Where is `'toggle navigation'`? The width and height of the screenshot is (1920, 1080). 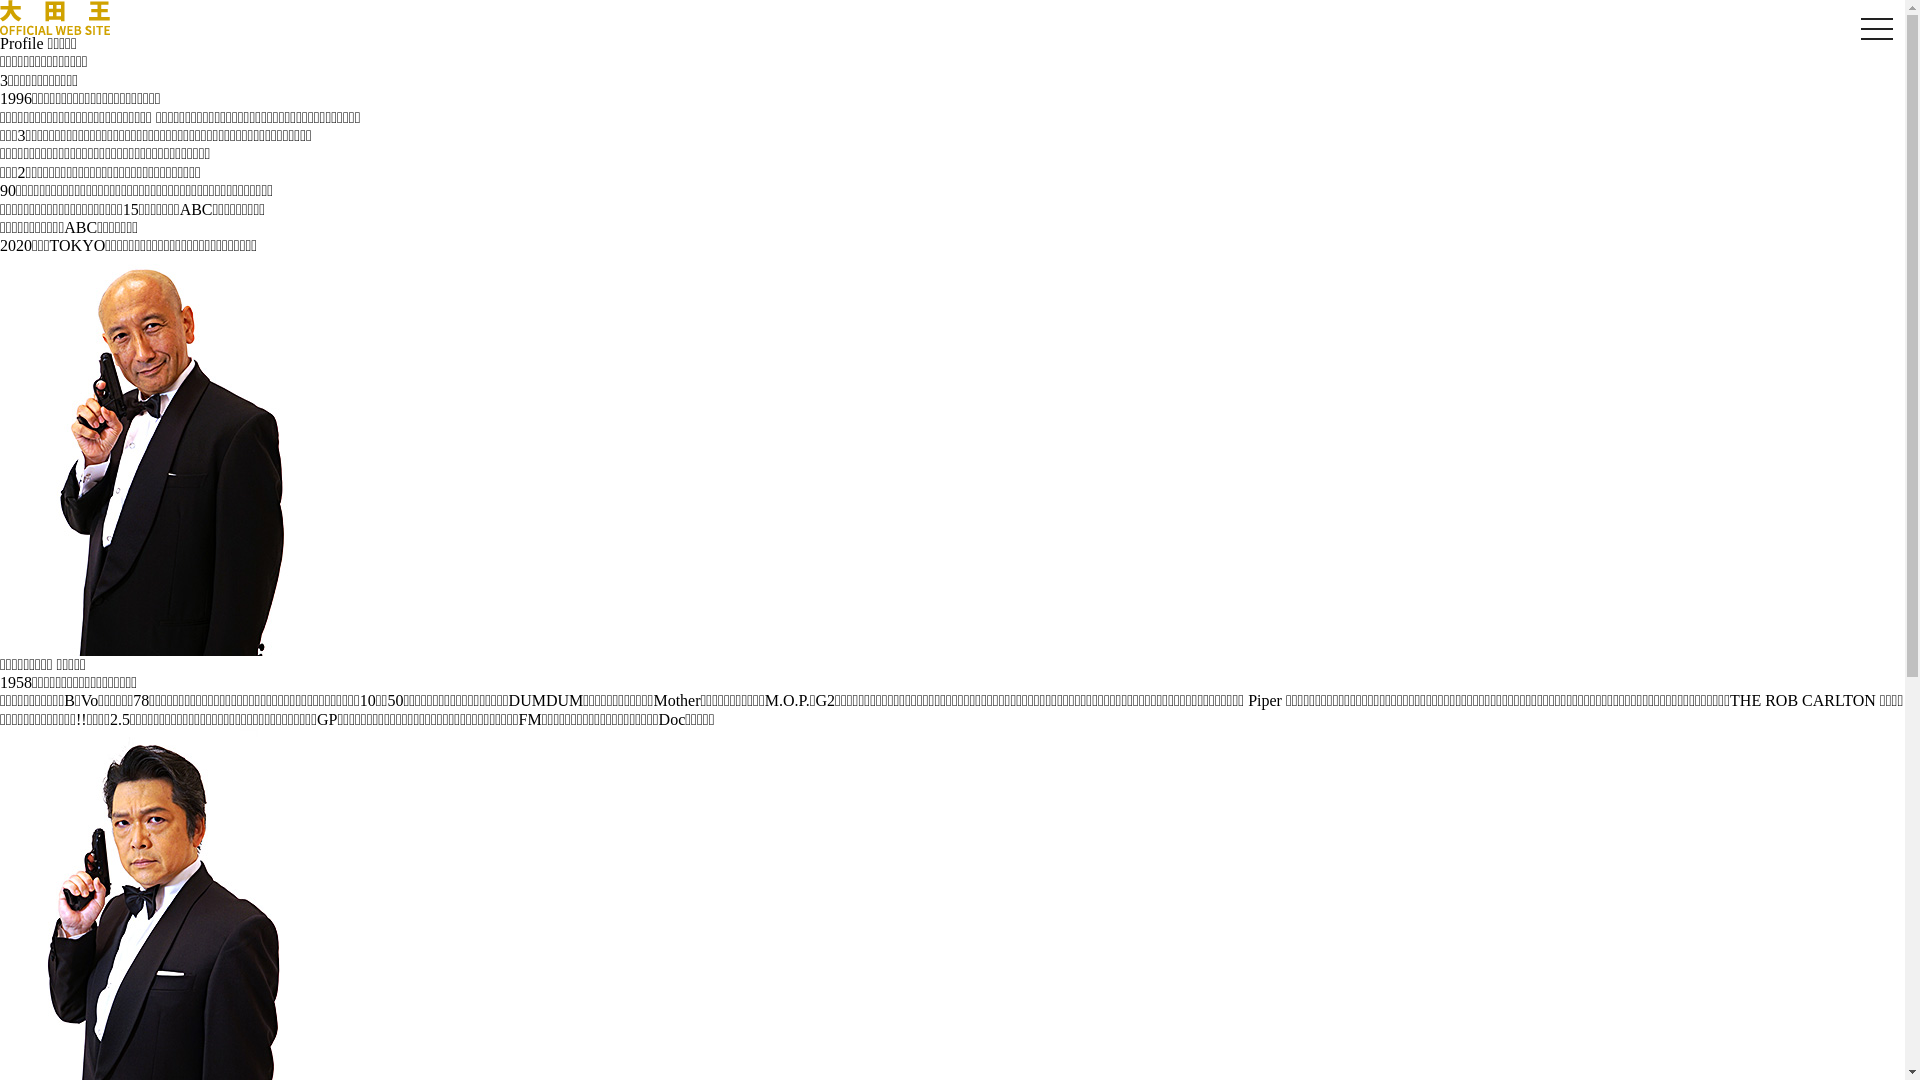
'toggle navigation' is located at coordinates (1875, 30).